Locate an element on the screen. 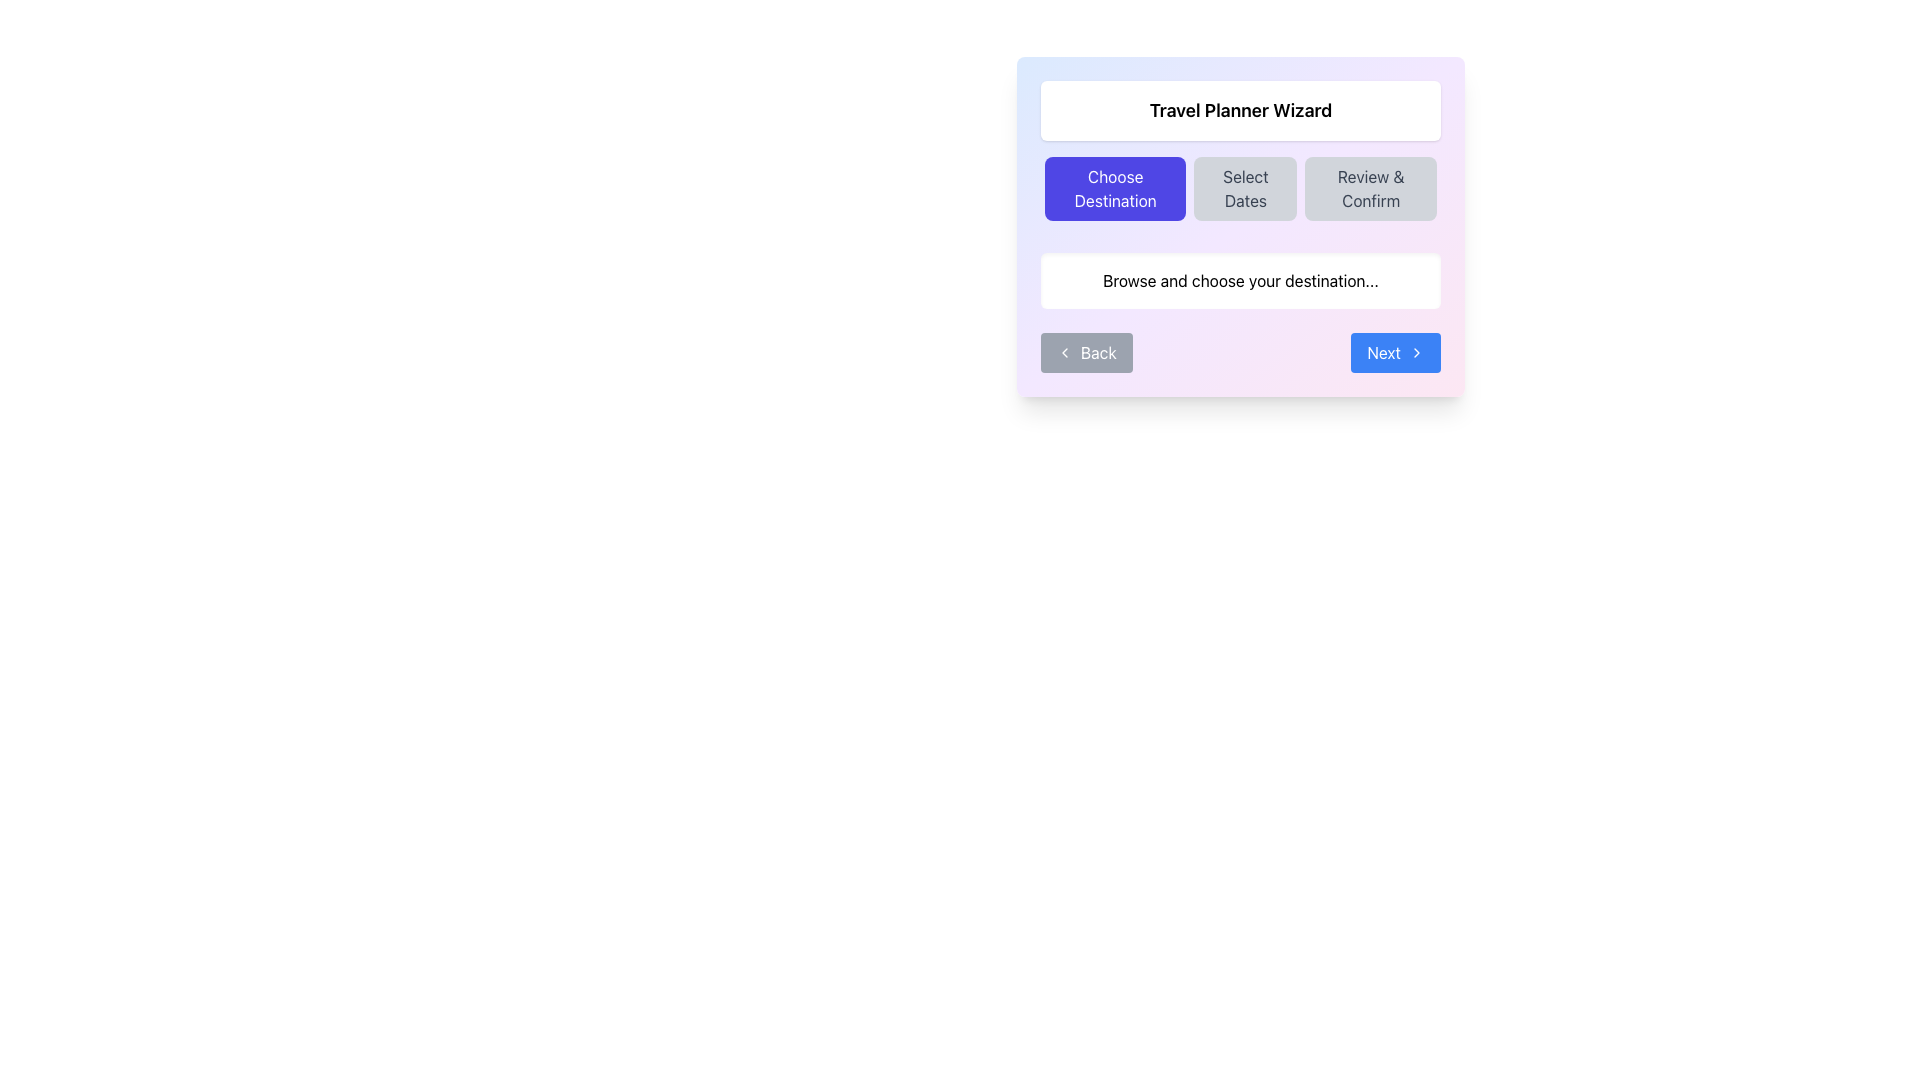 The height and width of the screenshot is (1080, 1920). the informational Text Label located centrally beneath the navigation buttons for travel options is located at coordinates (1240, 281).